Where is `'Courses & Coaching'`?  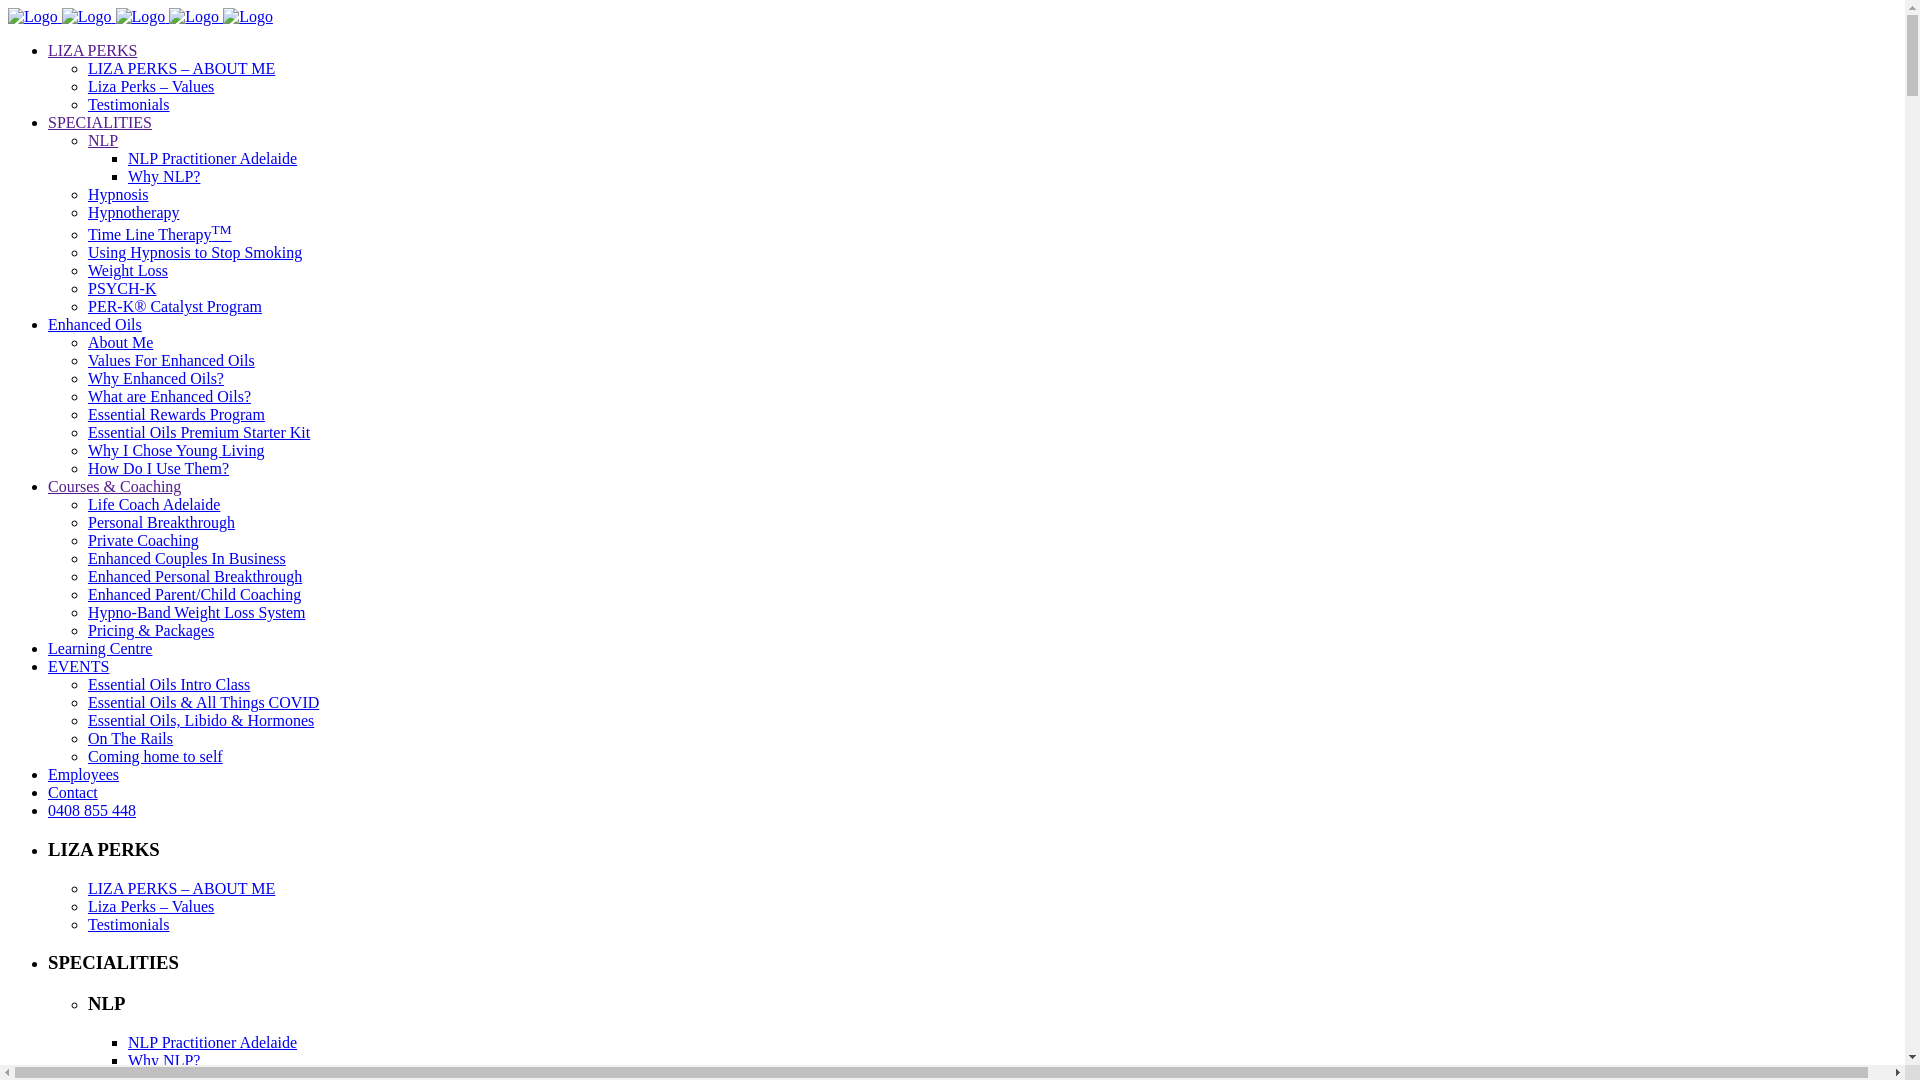 'Courses & Coaching' is located at coordinates (113, 486).